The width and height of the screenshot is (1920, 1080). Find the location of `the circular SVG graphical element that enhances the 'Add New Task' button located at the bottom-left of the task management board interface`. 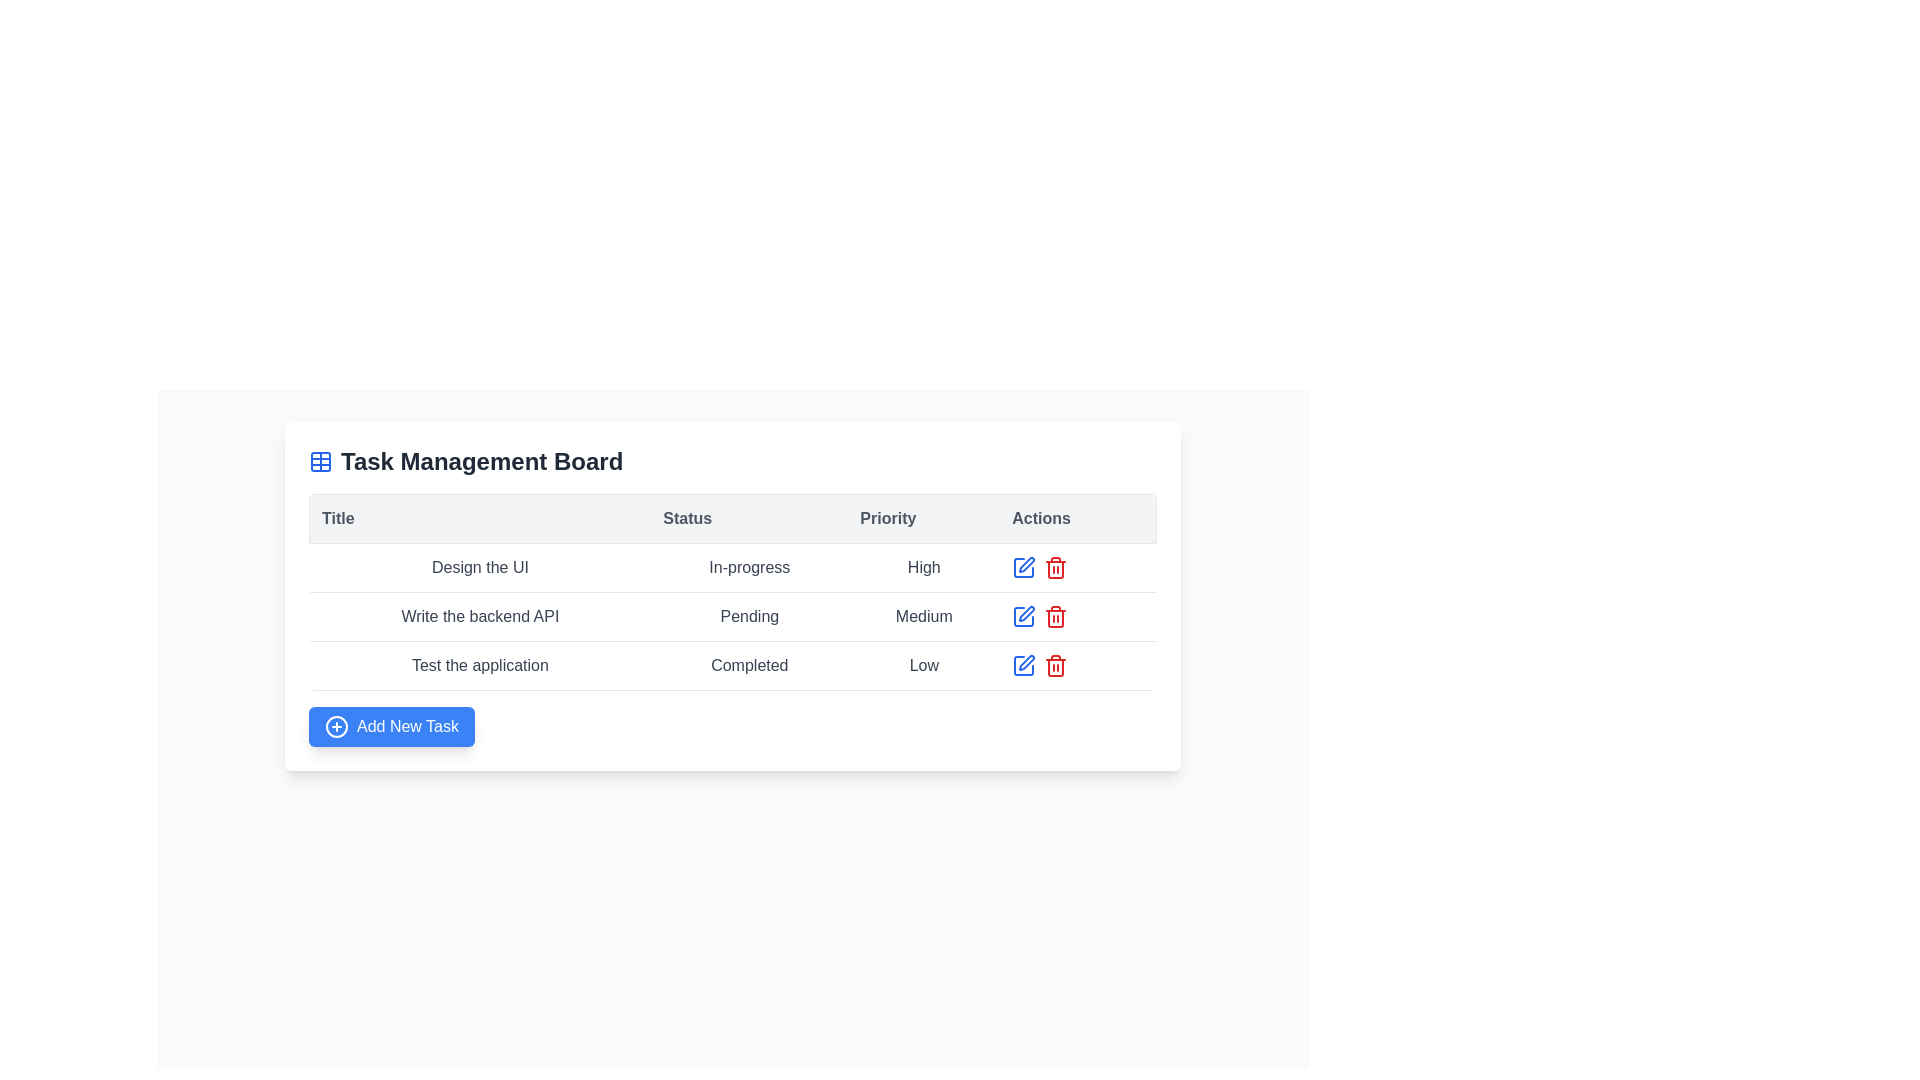

the circular SVG graphical element that enhances the 'Add New Task' button located at the bottom-left of the task management board interface is located at coordinates (336, 726).